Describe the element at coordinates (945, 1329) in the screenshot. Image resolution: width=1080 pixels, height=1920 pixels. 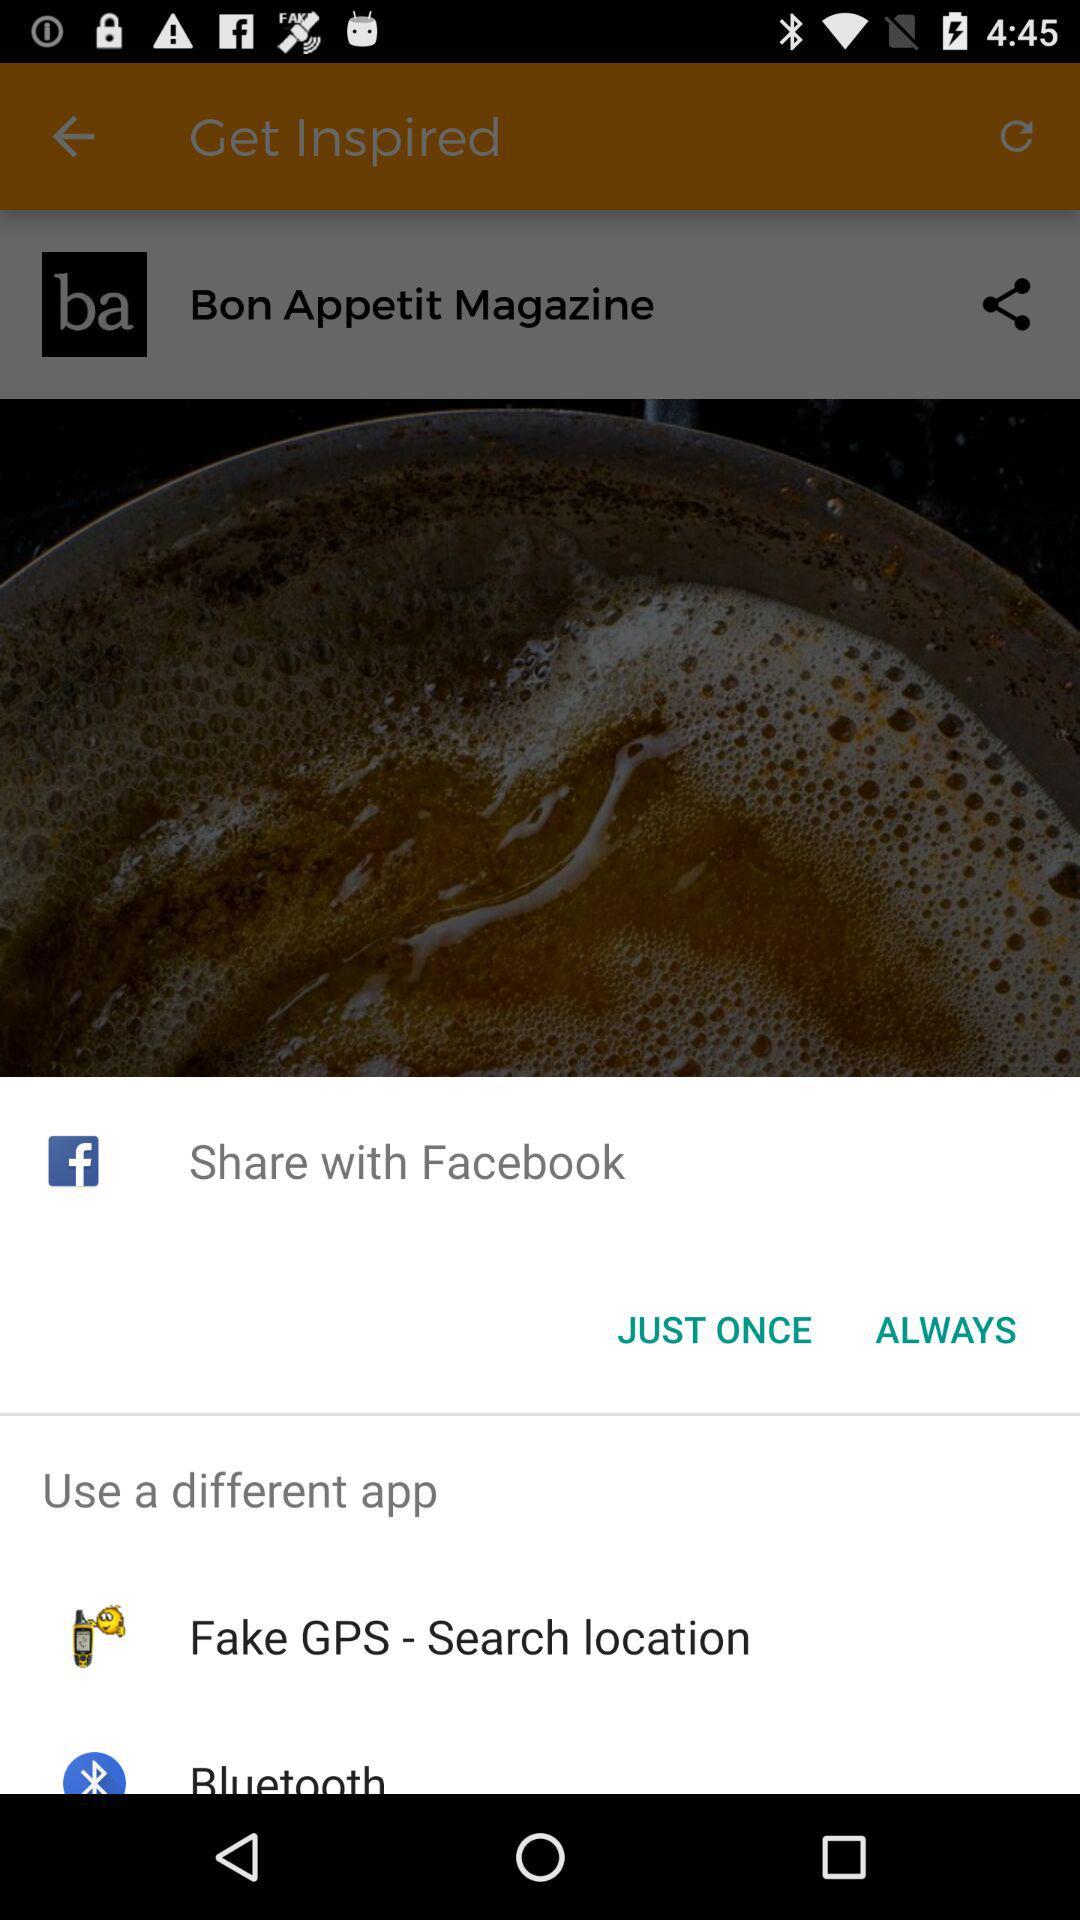
I see `always` at that location.